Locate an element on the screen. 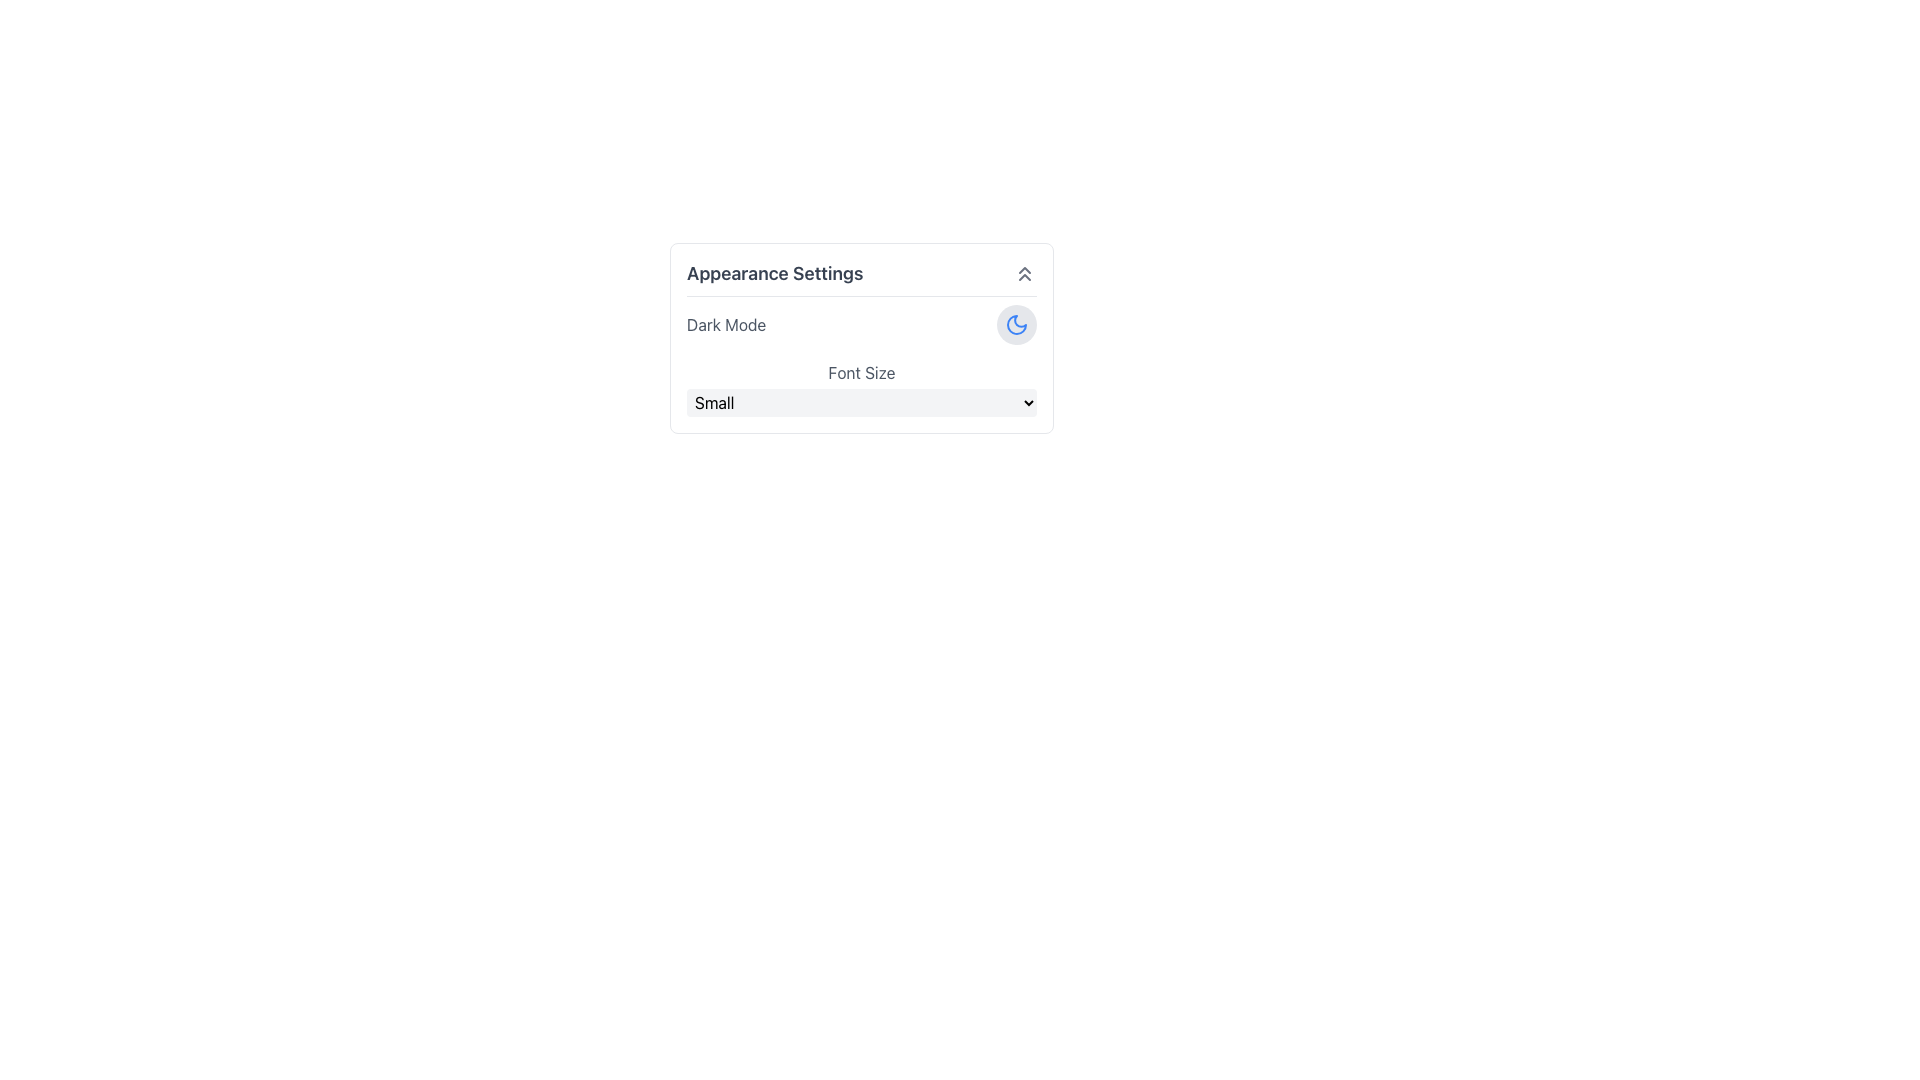 This screenshot has height=1080, width=1920. the toggle switch button located to the right of the 'Dark Mode' text label within the 'Appearance Settings' panel is located at coordinates (1017, 323).